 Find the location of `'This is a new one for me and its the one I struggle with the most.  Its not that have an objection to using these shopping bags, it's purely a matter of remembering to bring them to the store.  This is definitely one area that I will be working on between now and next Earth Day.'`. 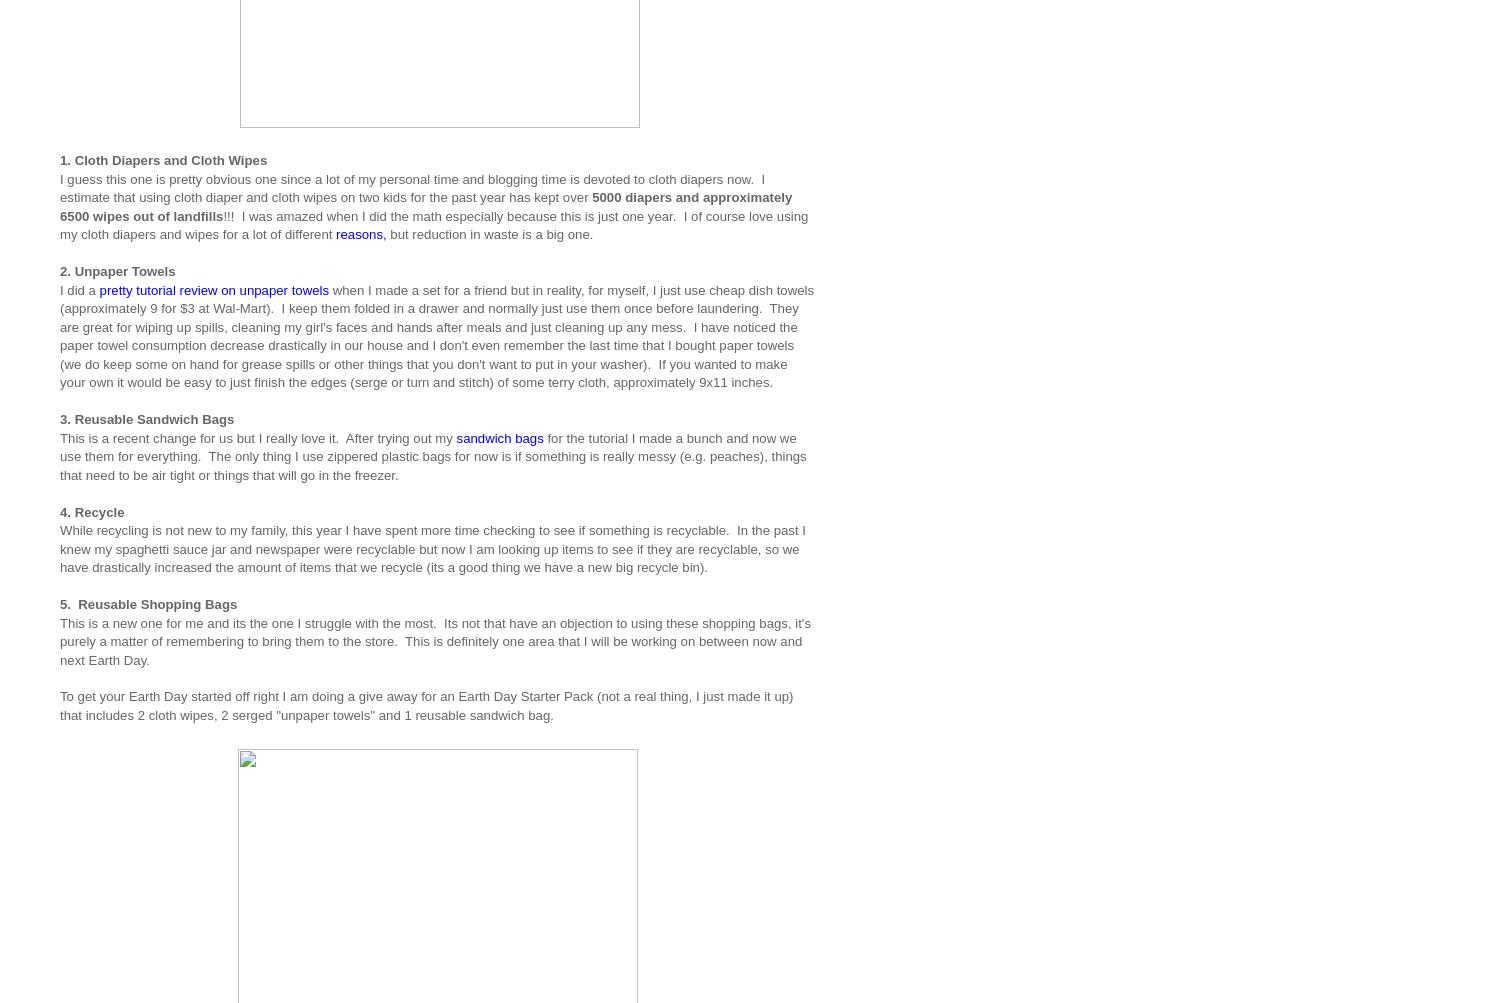

'This is a new one for me and its the one I struggle with the most.  Its not that have an objection to using these shopping bags, it's purely a matter of remembering to bring them to the store.  This is definitely one area that I will be working on between now and next Earth Day.' is located at coordinates (60, 641).